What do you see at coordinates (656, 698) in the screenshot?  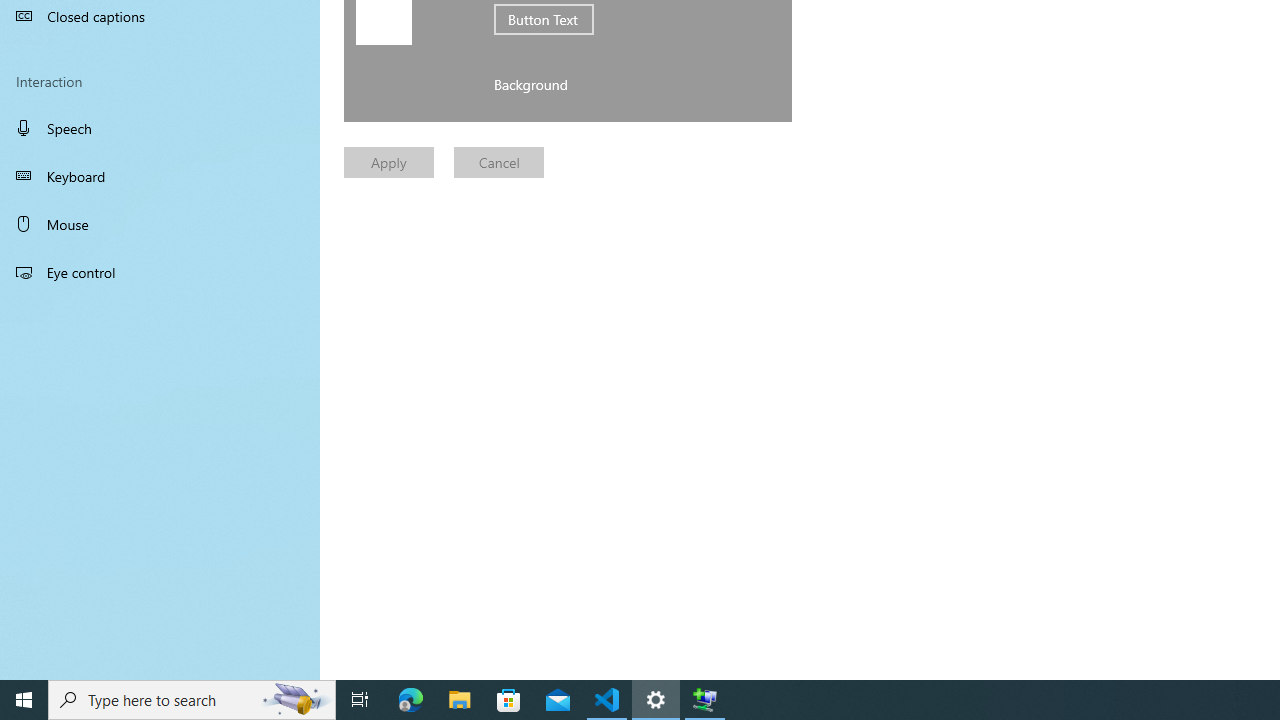 I see `'Settings - 1 running window'` at bounding box center [656, 698].